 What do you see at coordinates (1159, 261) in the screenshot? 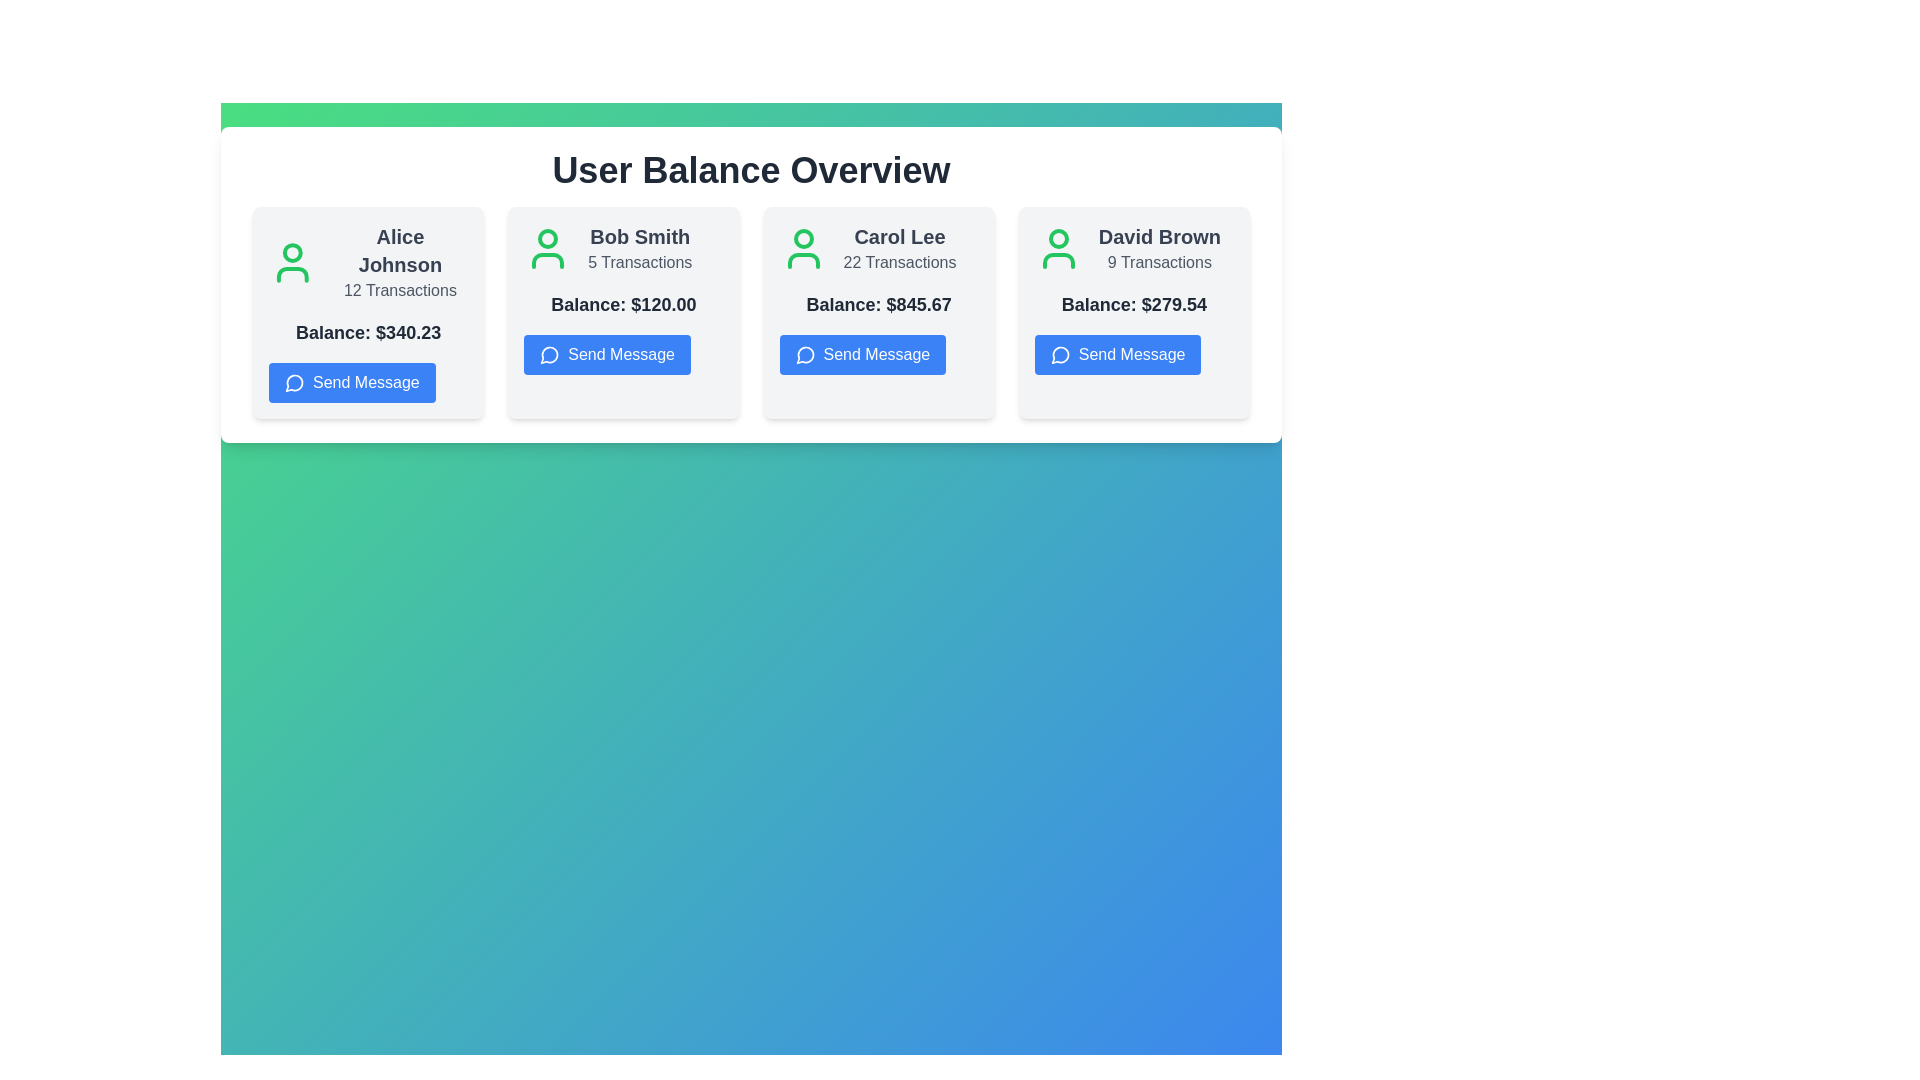
I see `the Text Label indicating the number of transactions associated with the user 'David Brown', which is located below the user's name and above the balance information on the dashboard` at bounding box center [1159, 261].